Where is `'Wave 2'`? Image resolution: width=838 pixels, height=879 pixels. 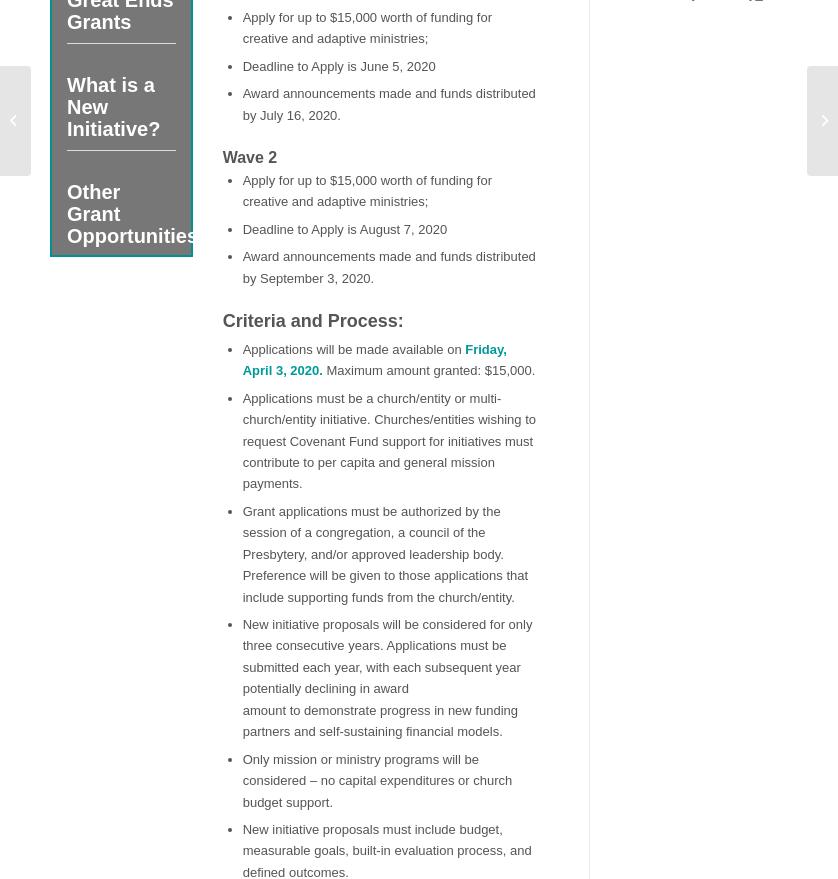
'Wave 2' is located at coordinates (248, 157).